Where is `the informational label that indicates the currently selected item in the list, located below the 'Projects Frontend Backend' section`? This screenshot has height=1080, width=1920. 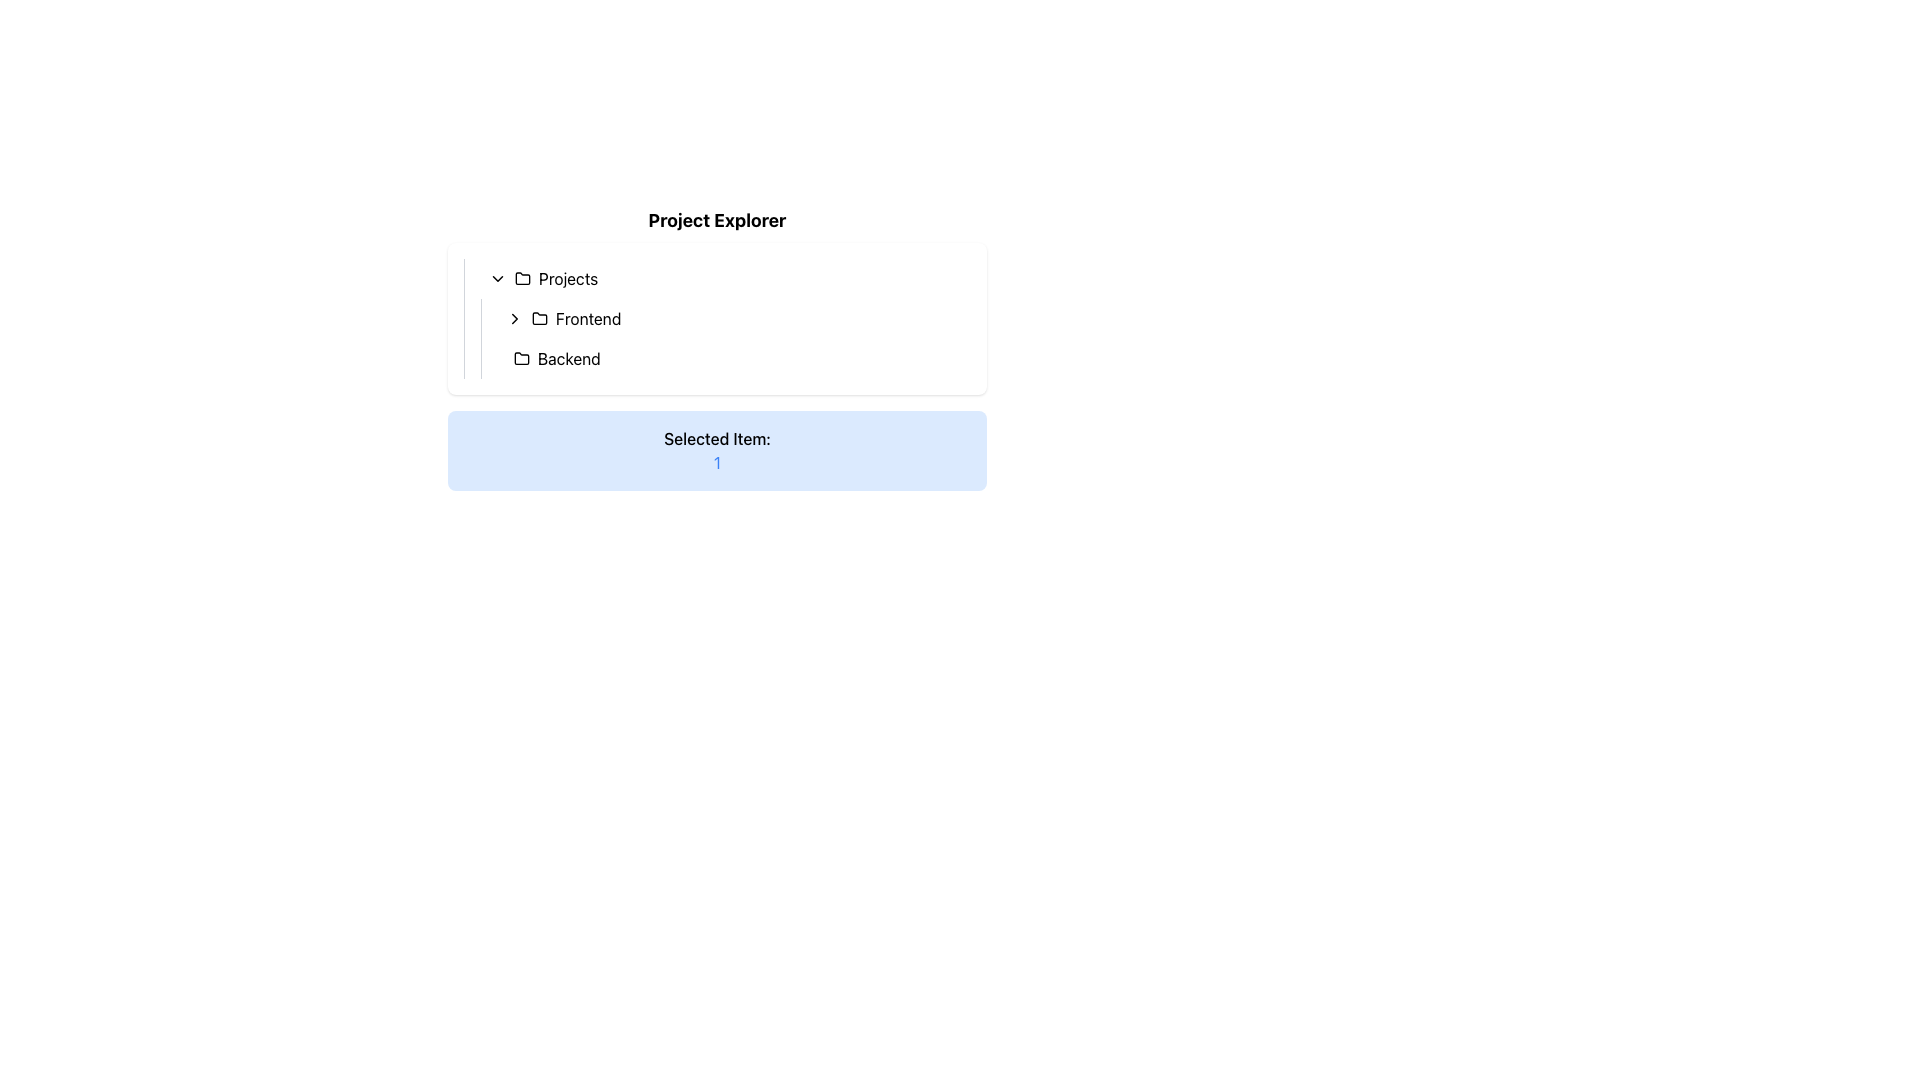 the informational label that indicates the currently selected item in the list, located below the 'Projects Frontend Backend' section is located at coordinates (717, 451).